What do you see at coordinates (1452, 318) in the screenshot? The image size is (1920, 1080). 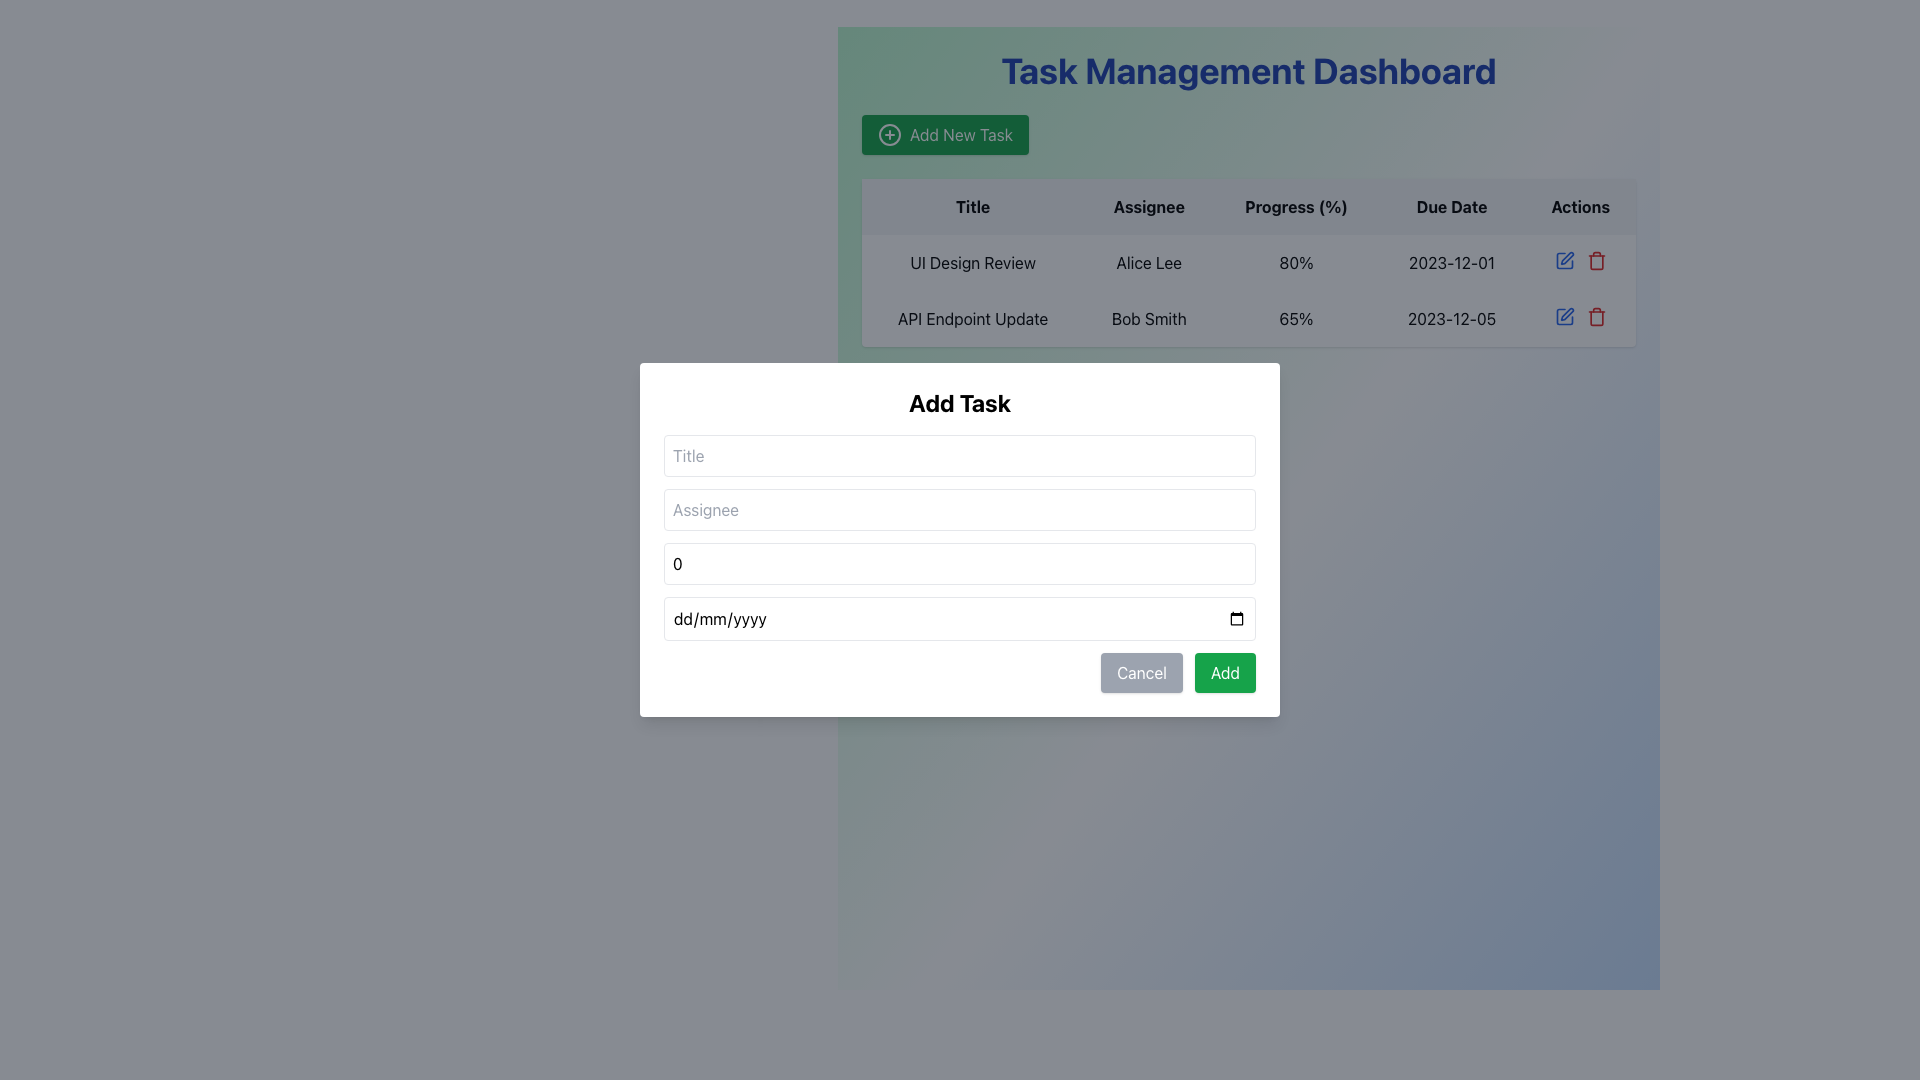 I see `the text indicating the due date of the task 'API Endpoint Update', which is located in the 'Due Date' column of the task details table` at bounding box center [1452, 318].